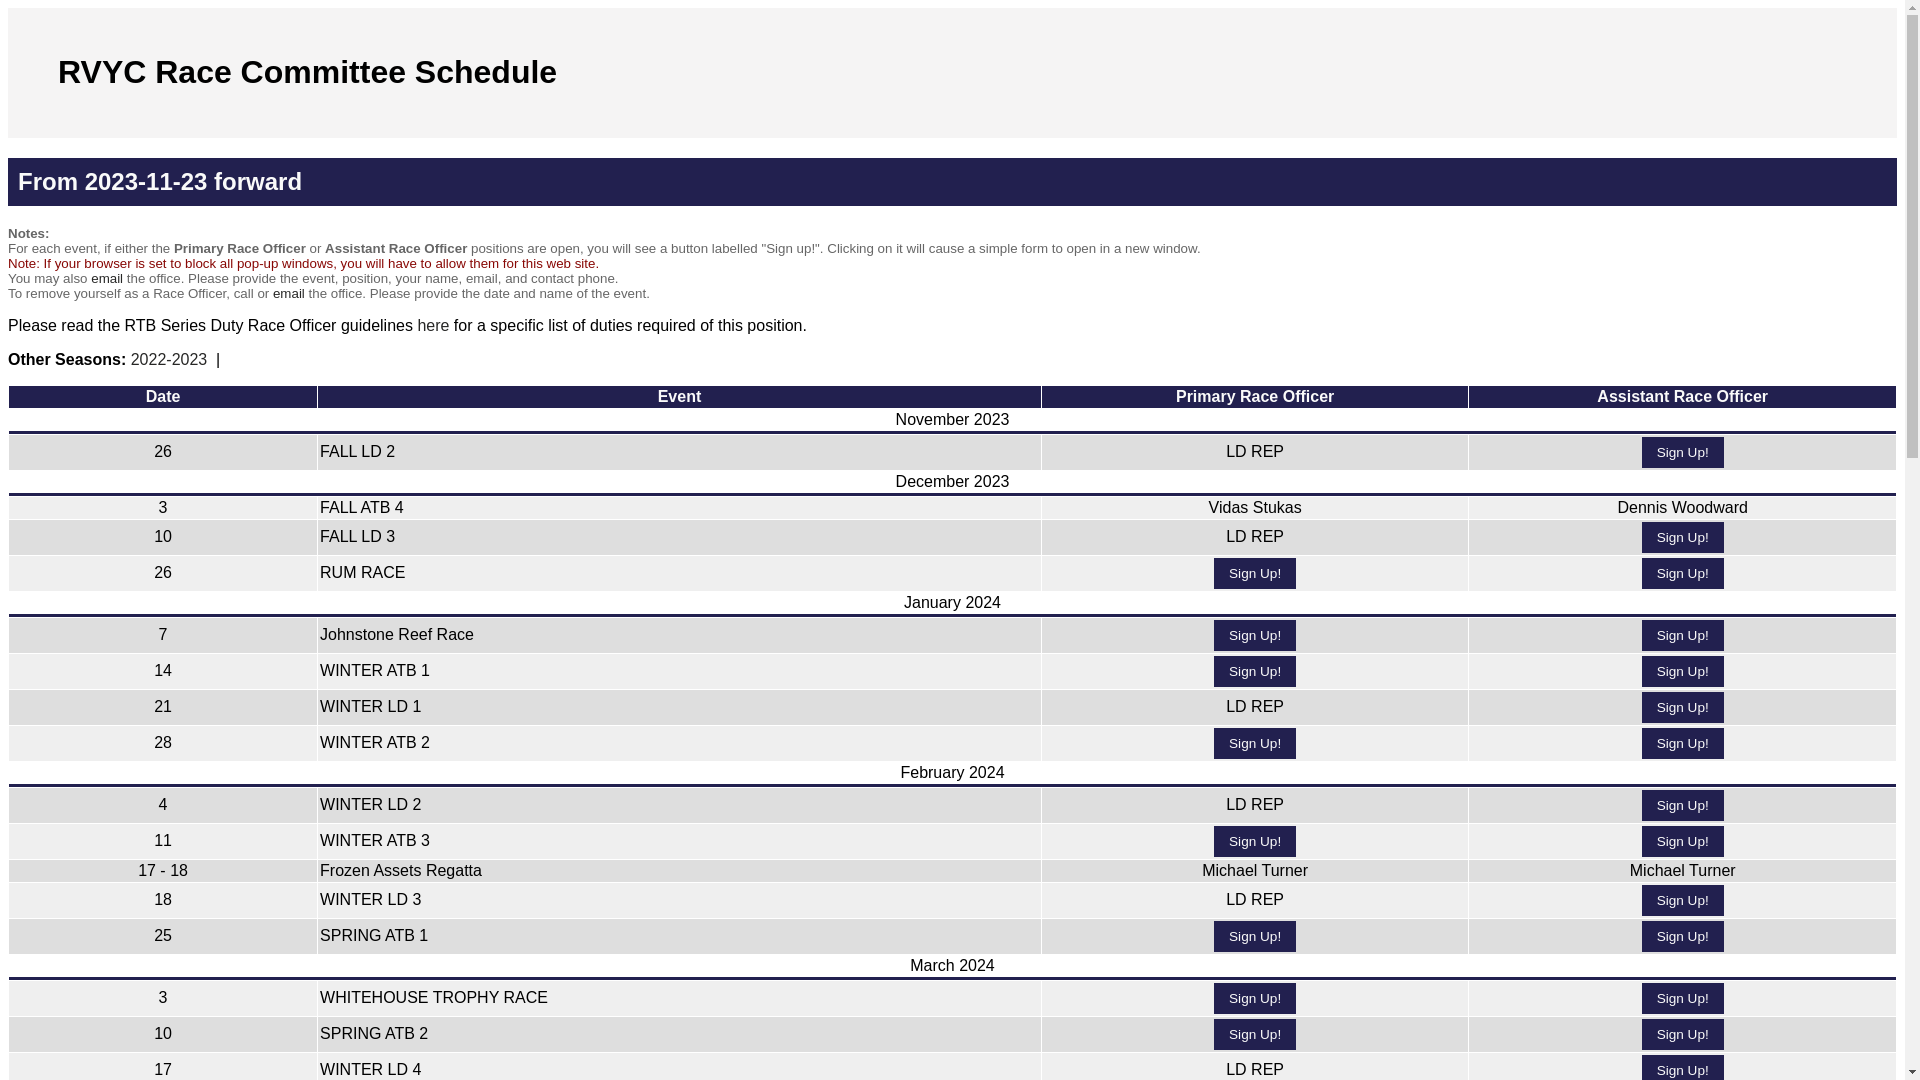 The image size is (1920, 1080). Describe the element at coordinates (1253, 671) in the screenshot. I see `'Sign Up!'` at that location.